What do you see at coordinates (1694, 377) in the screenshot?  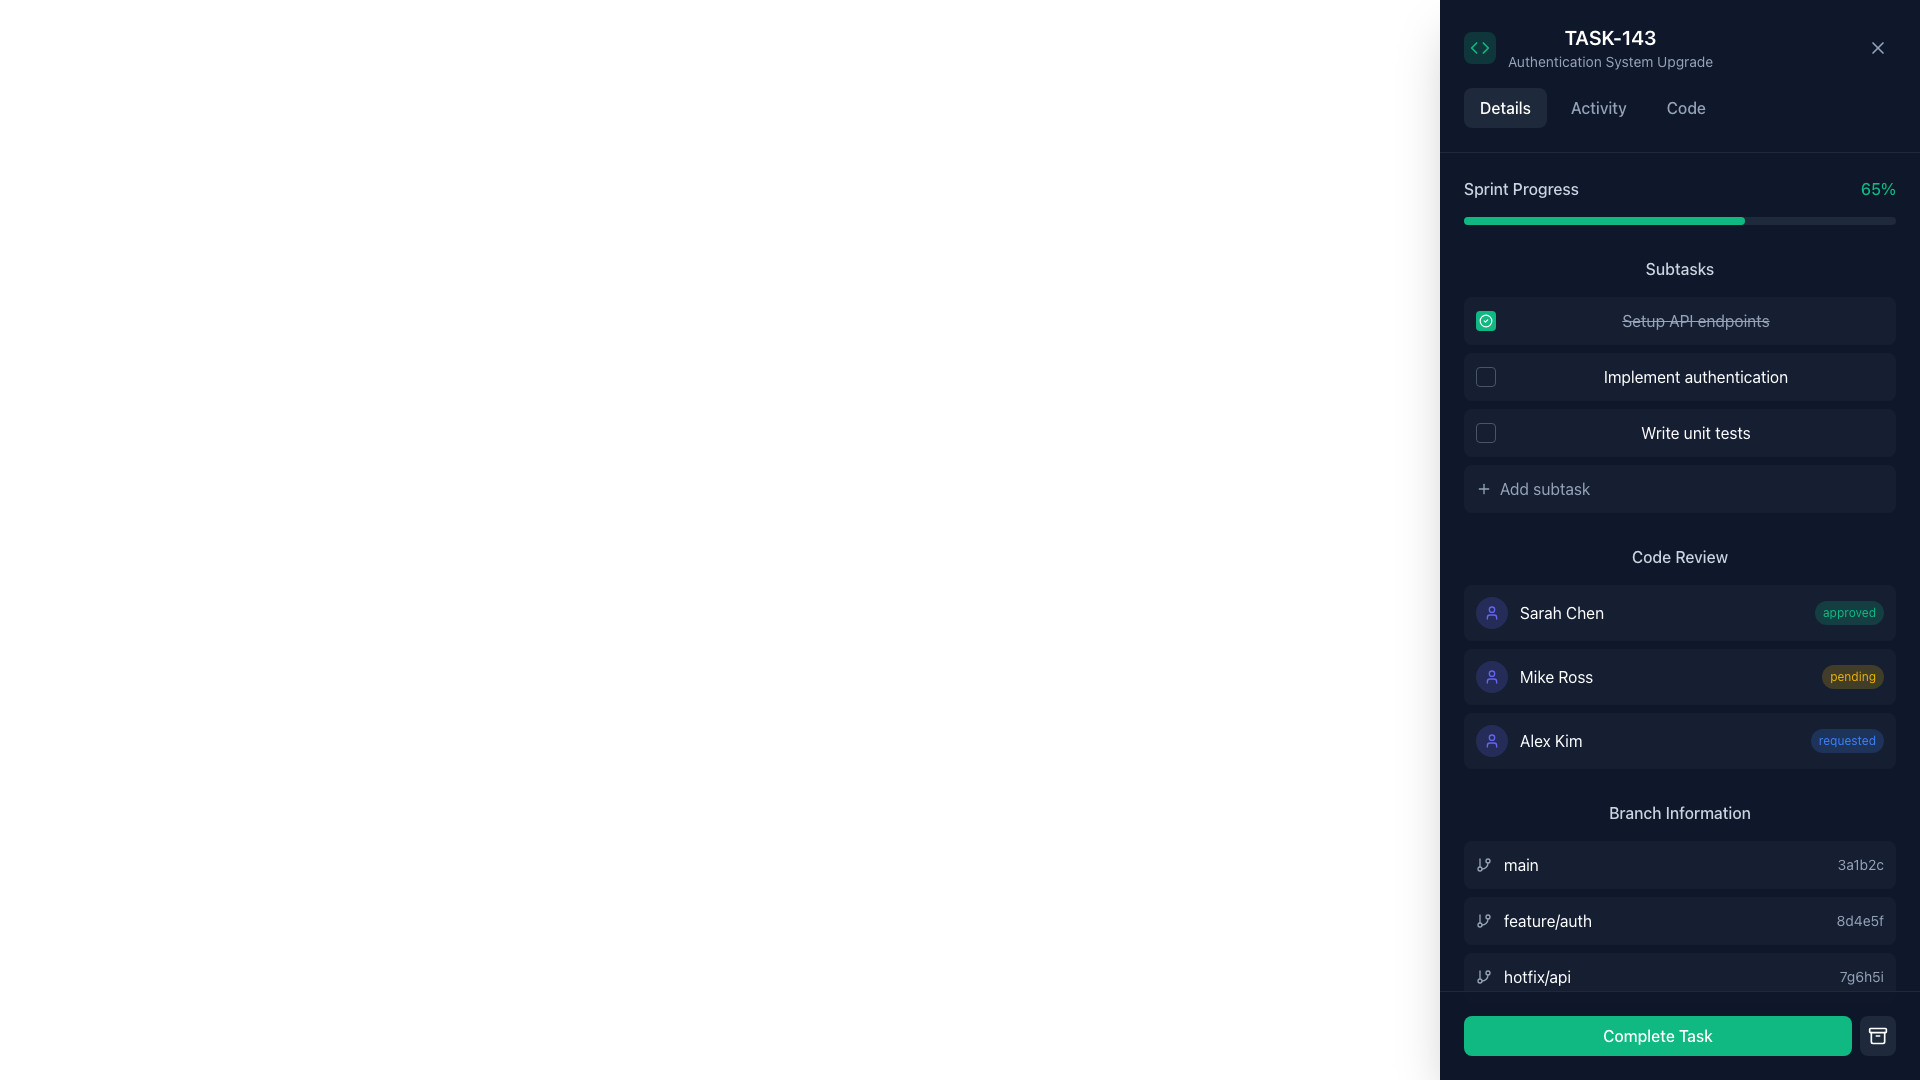 I see `the Text Label that describes the subtask 'Implement authentication', which is located between the tasks 'Setup API endpoints' and 'Write unit tests'` at bounding box center [1694, 377].